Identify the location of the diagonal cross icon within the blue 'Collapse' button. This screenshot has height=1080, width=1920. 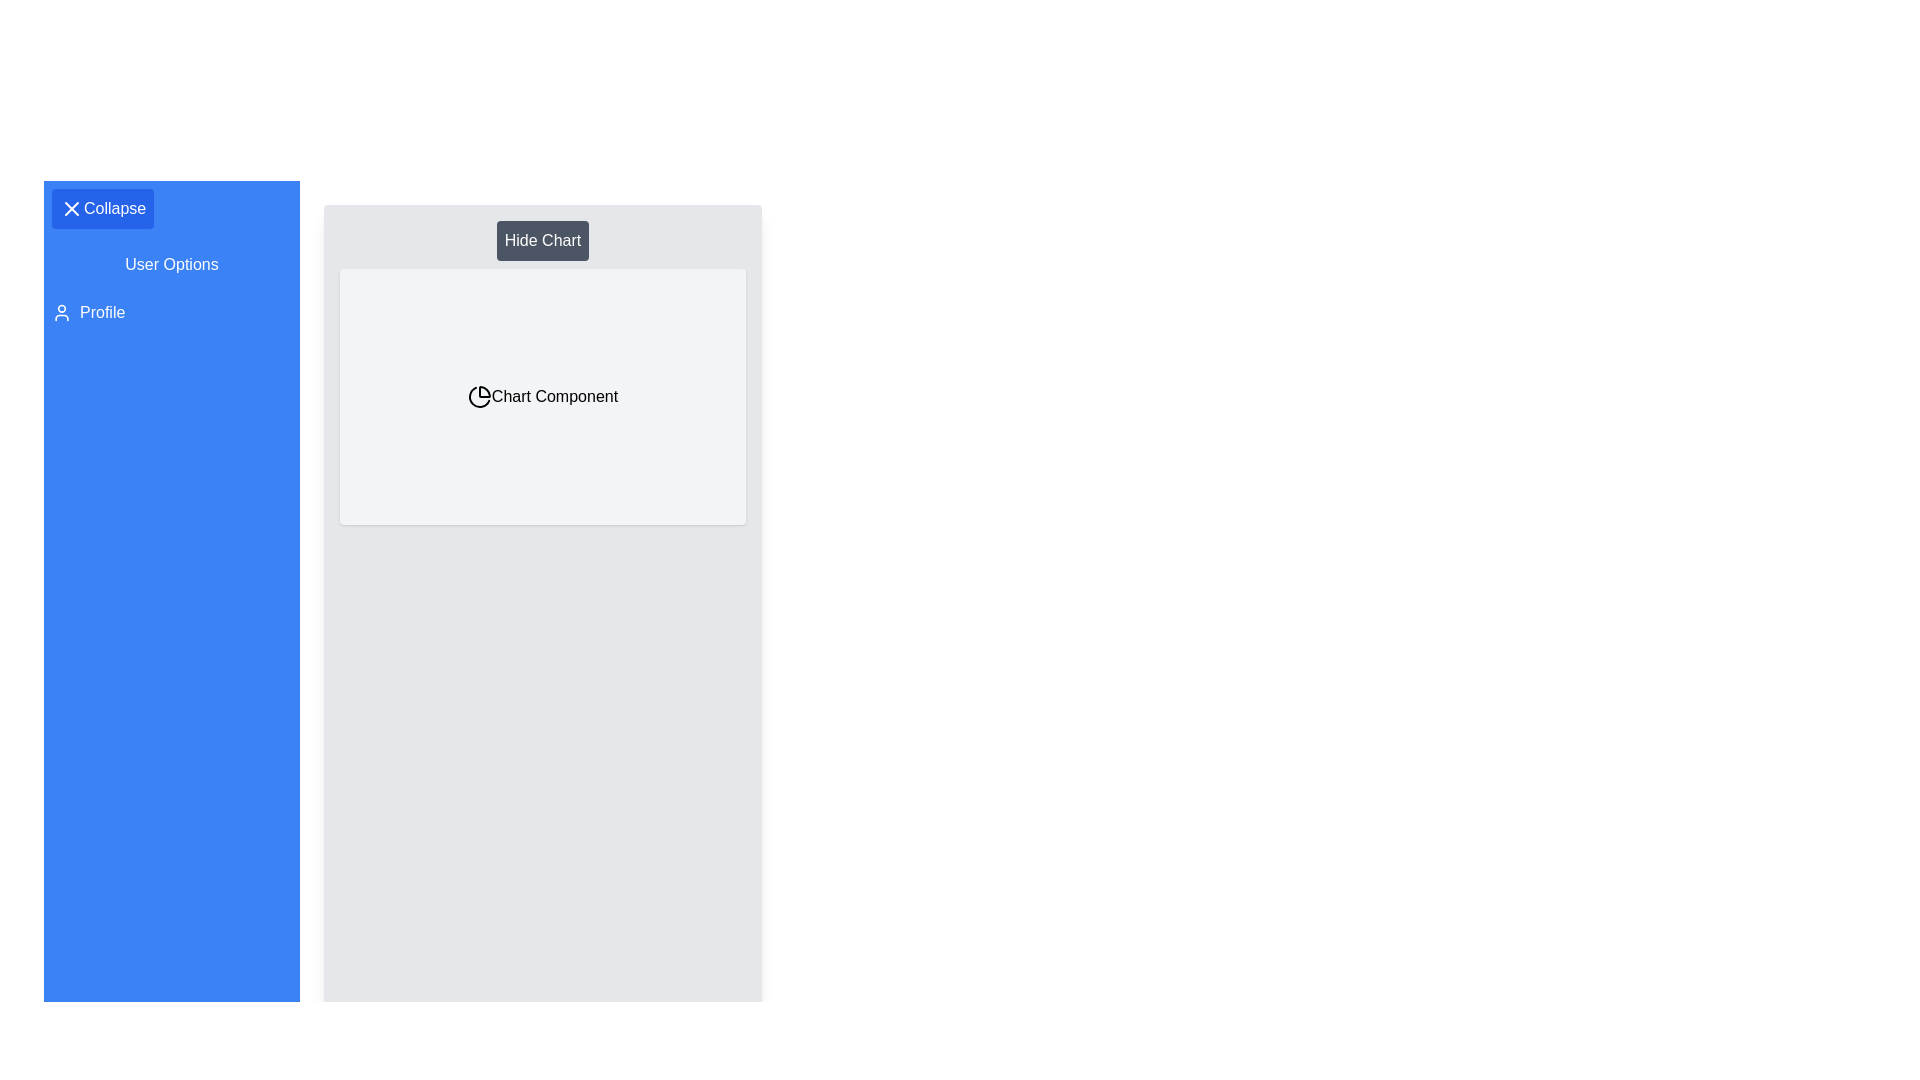
(72, 208).